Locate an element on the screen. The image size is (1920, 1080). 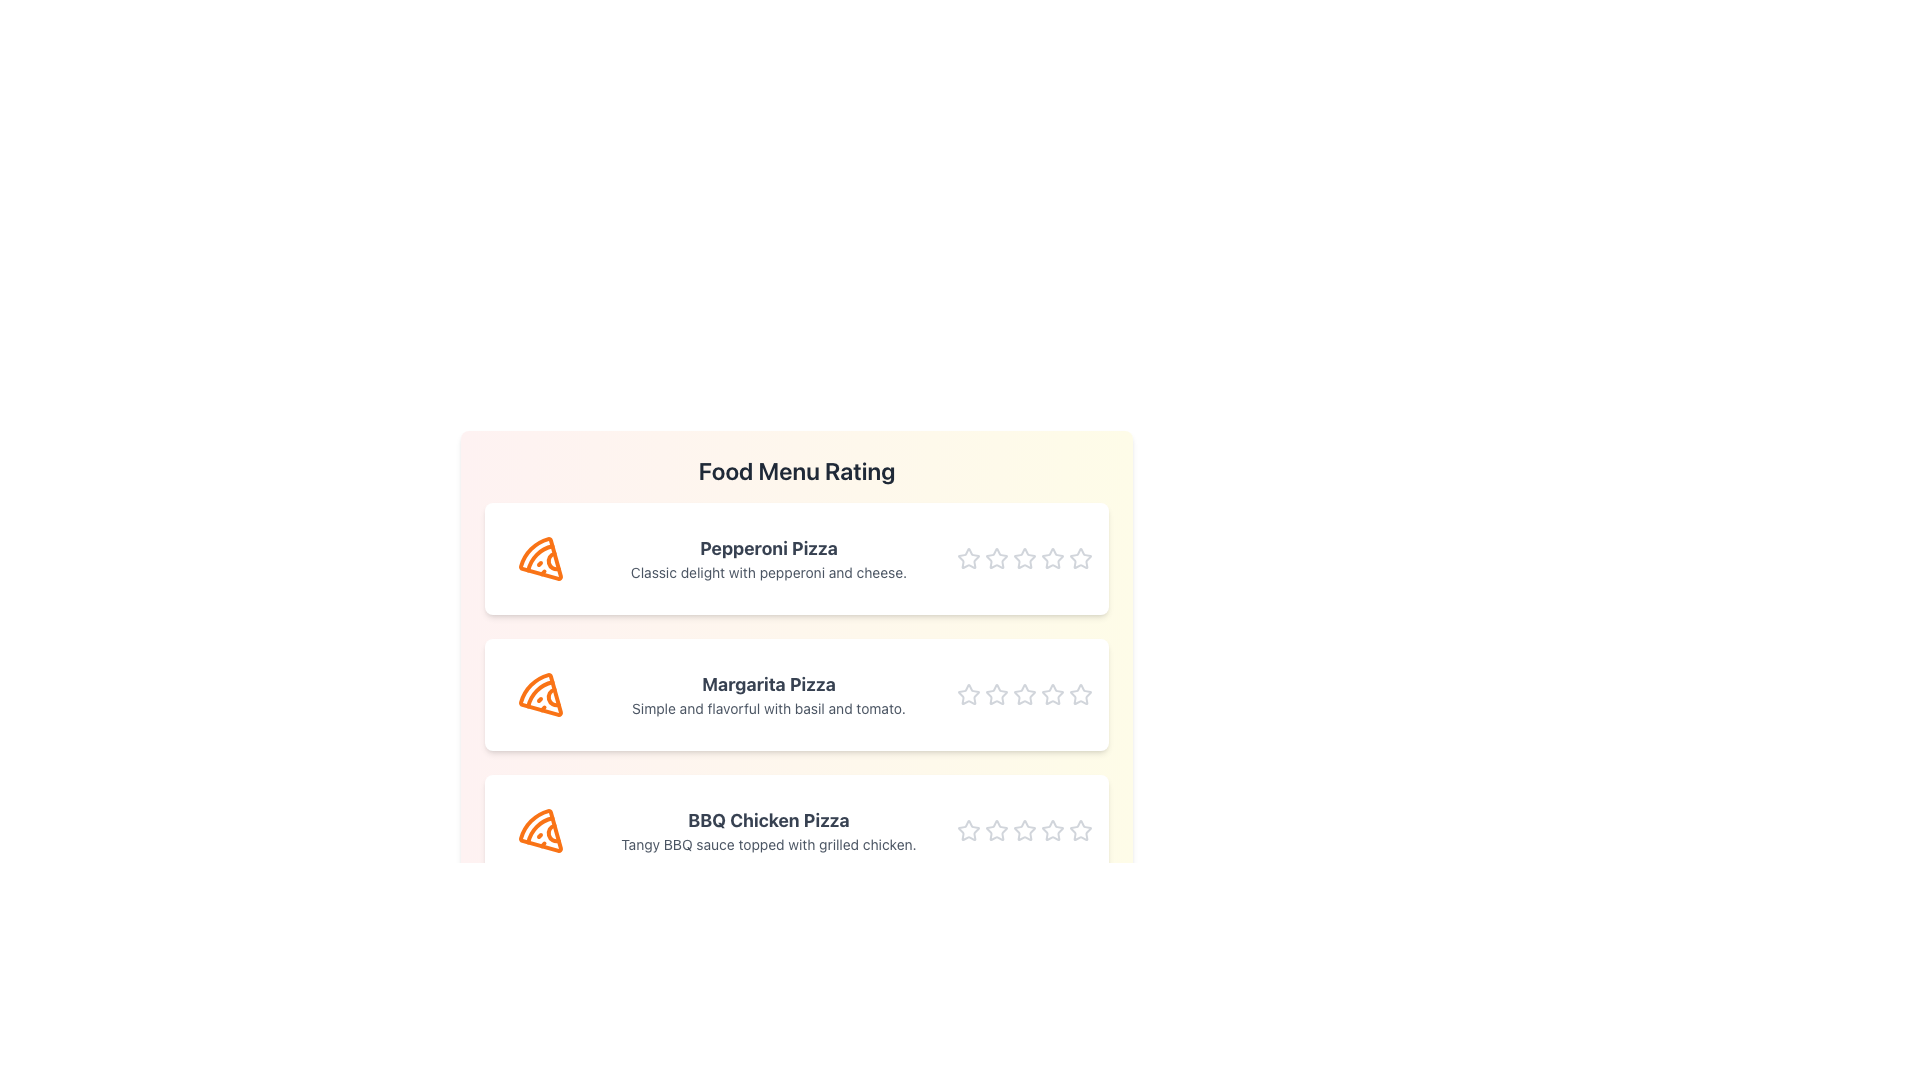
the vibrant orange pizza slice icon located in the third card of the menu items list is located at coordinates (541, 830).